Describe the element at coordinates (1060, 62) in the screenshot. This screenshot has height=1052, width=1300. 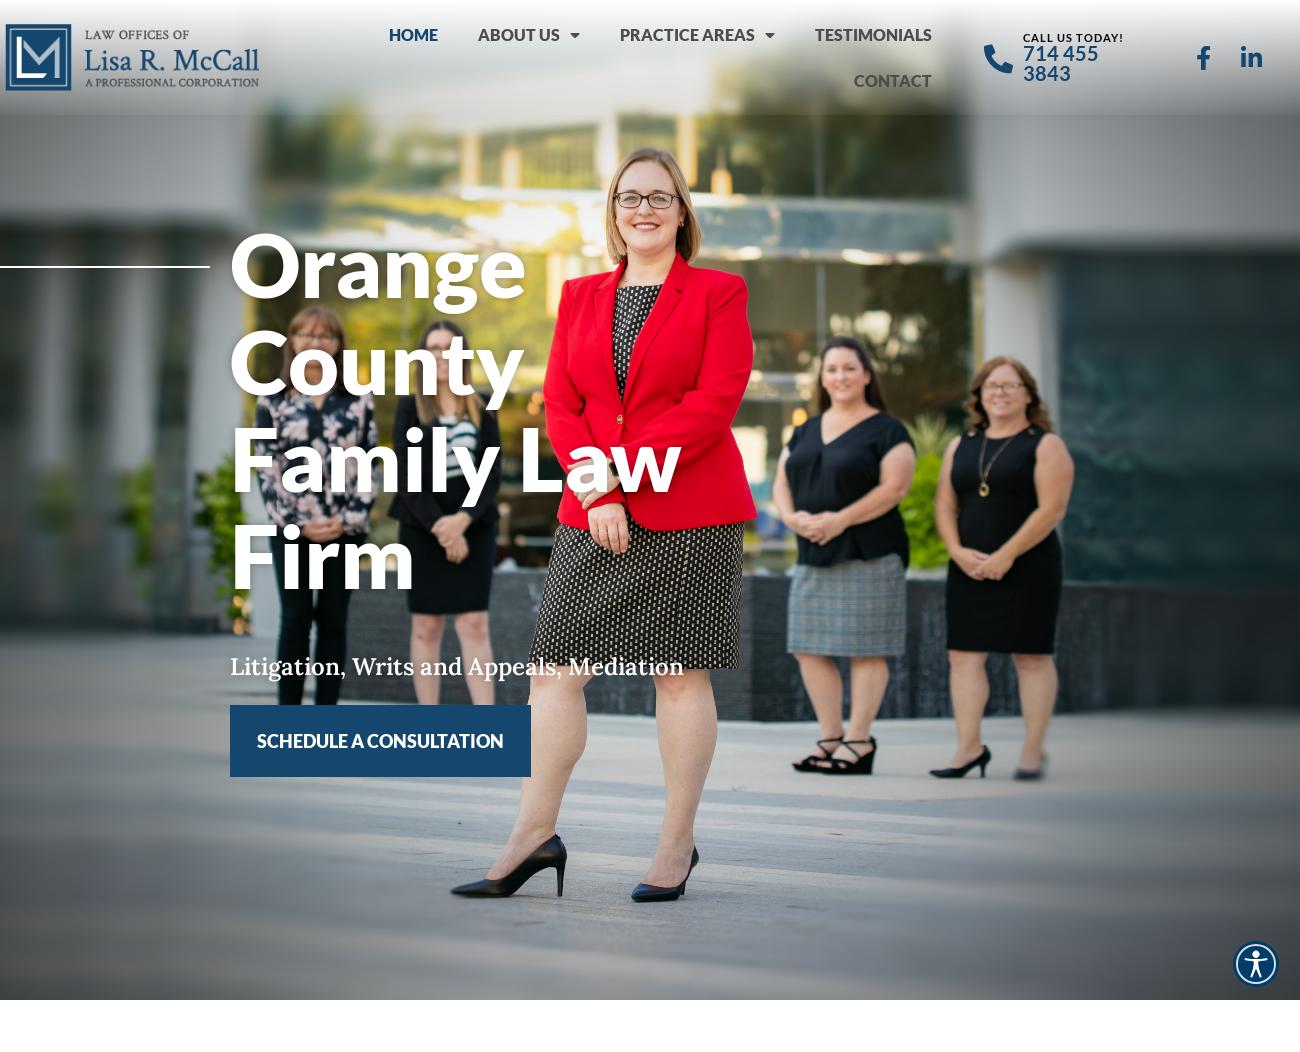
I see `'714 455 3843'` at that location.